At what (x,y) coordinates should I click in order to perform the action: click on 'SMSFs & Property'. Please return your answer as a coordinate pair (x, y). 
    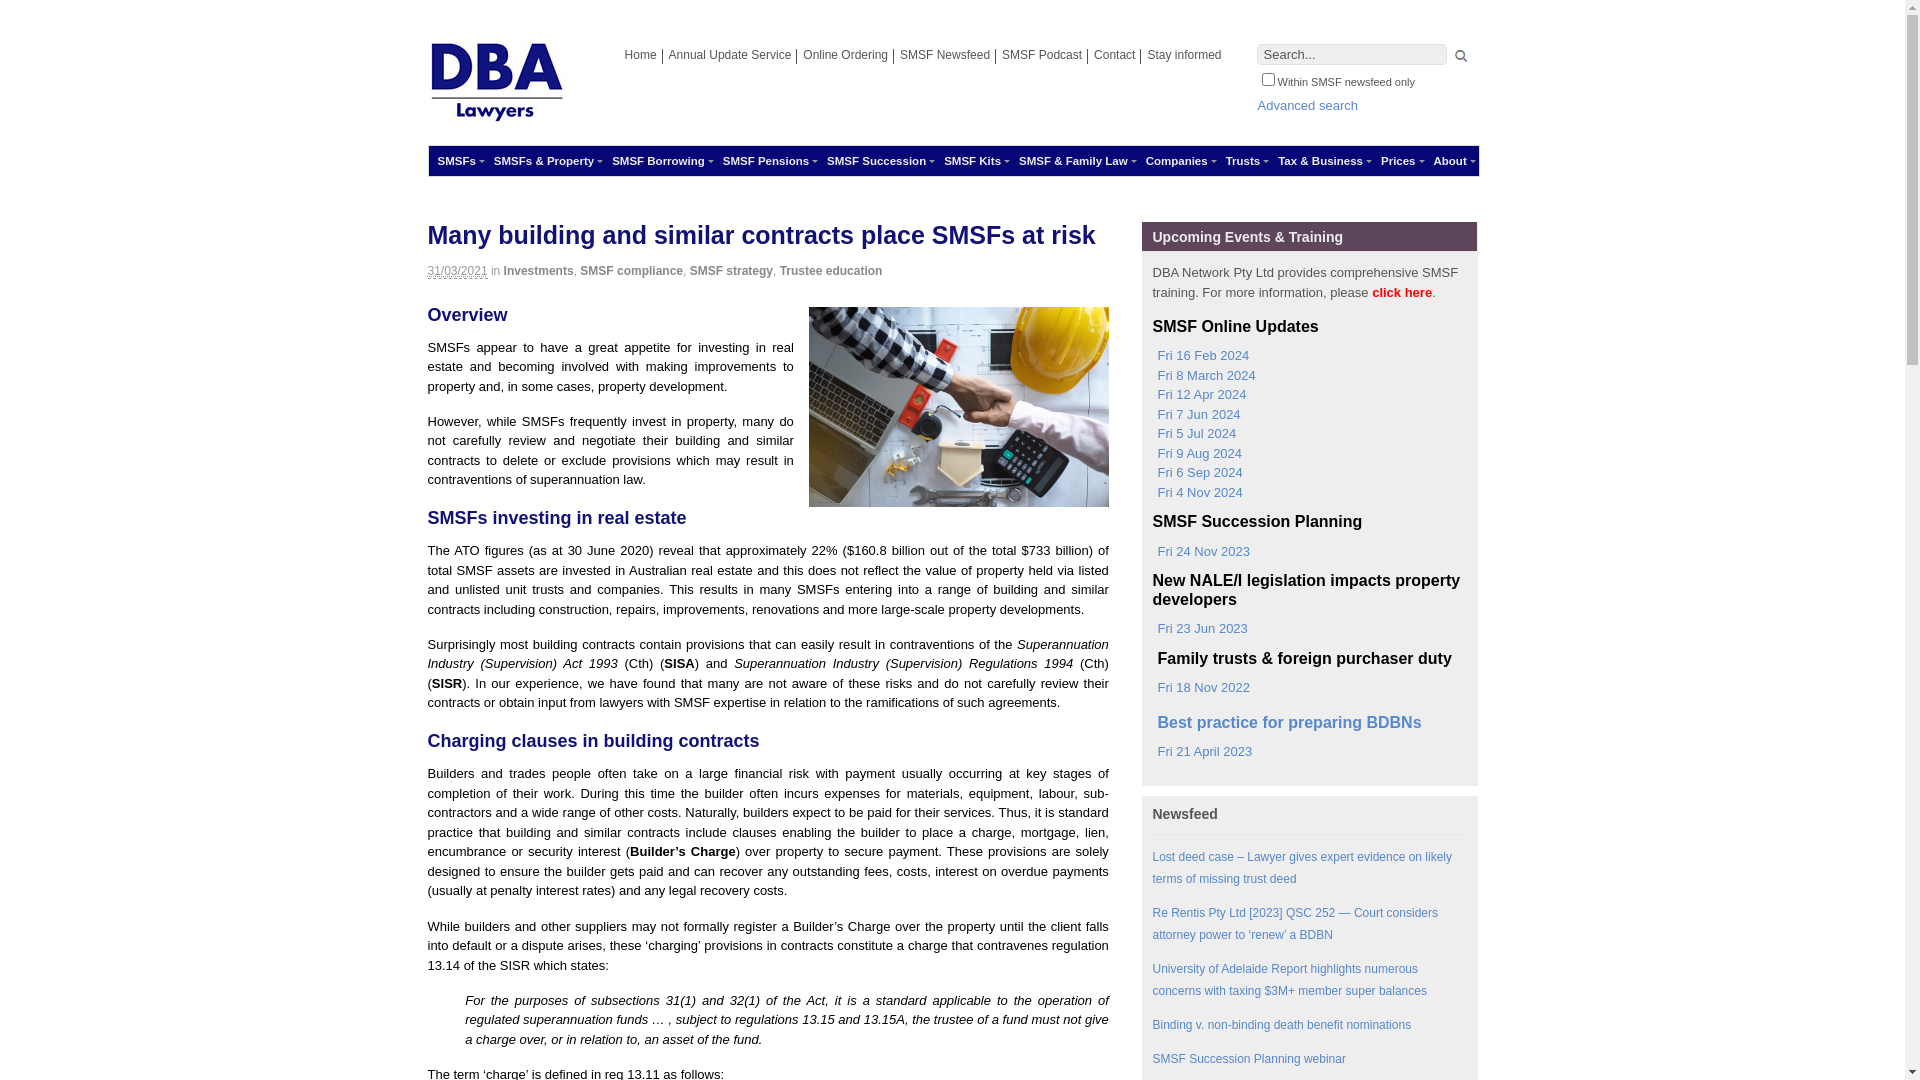
    Looking at the image, I should click on (484, 160).